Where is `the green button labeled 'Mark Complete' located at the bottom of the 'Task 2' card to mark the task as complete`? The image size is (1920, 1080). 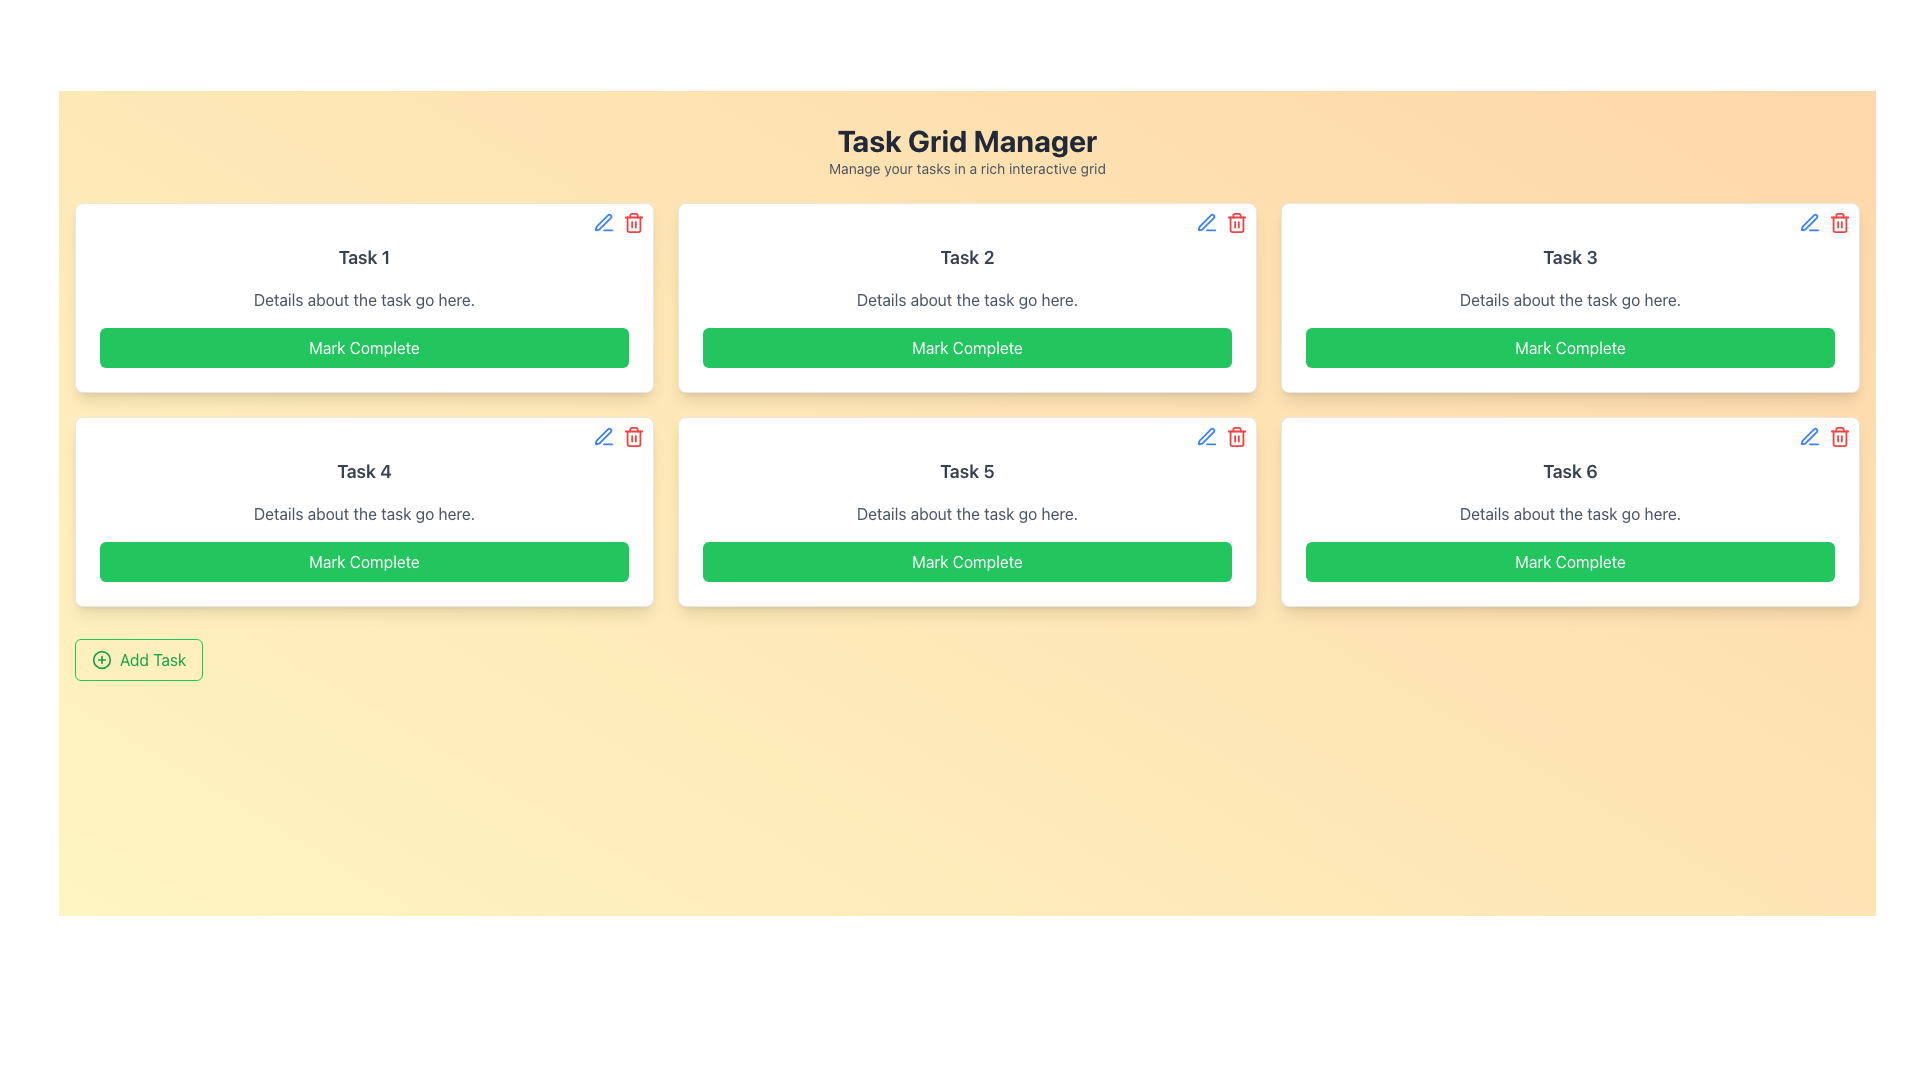 the green button labeled 'Mark Complete' located at the bottom of the 'Task 2' card to mark the task as complete is located at coordinates (967, 346).